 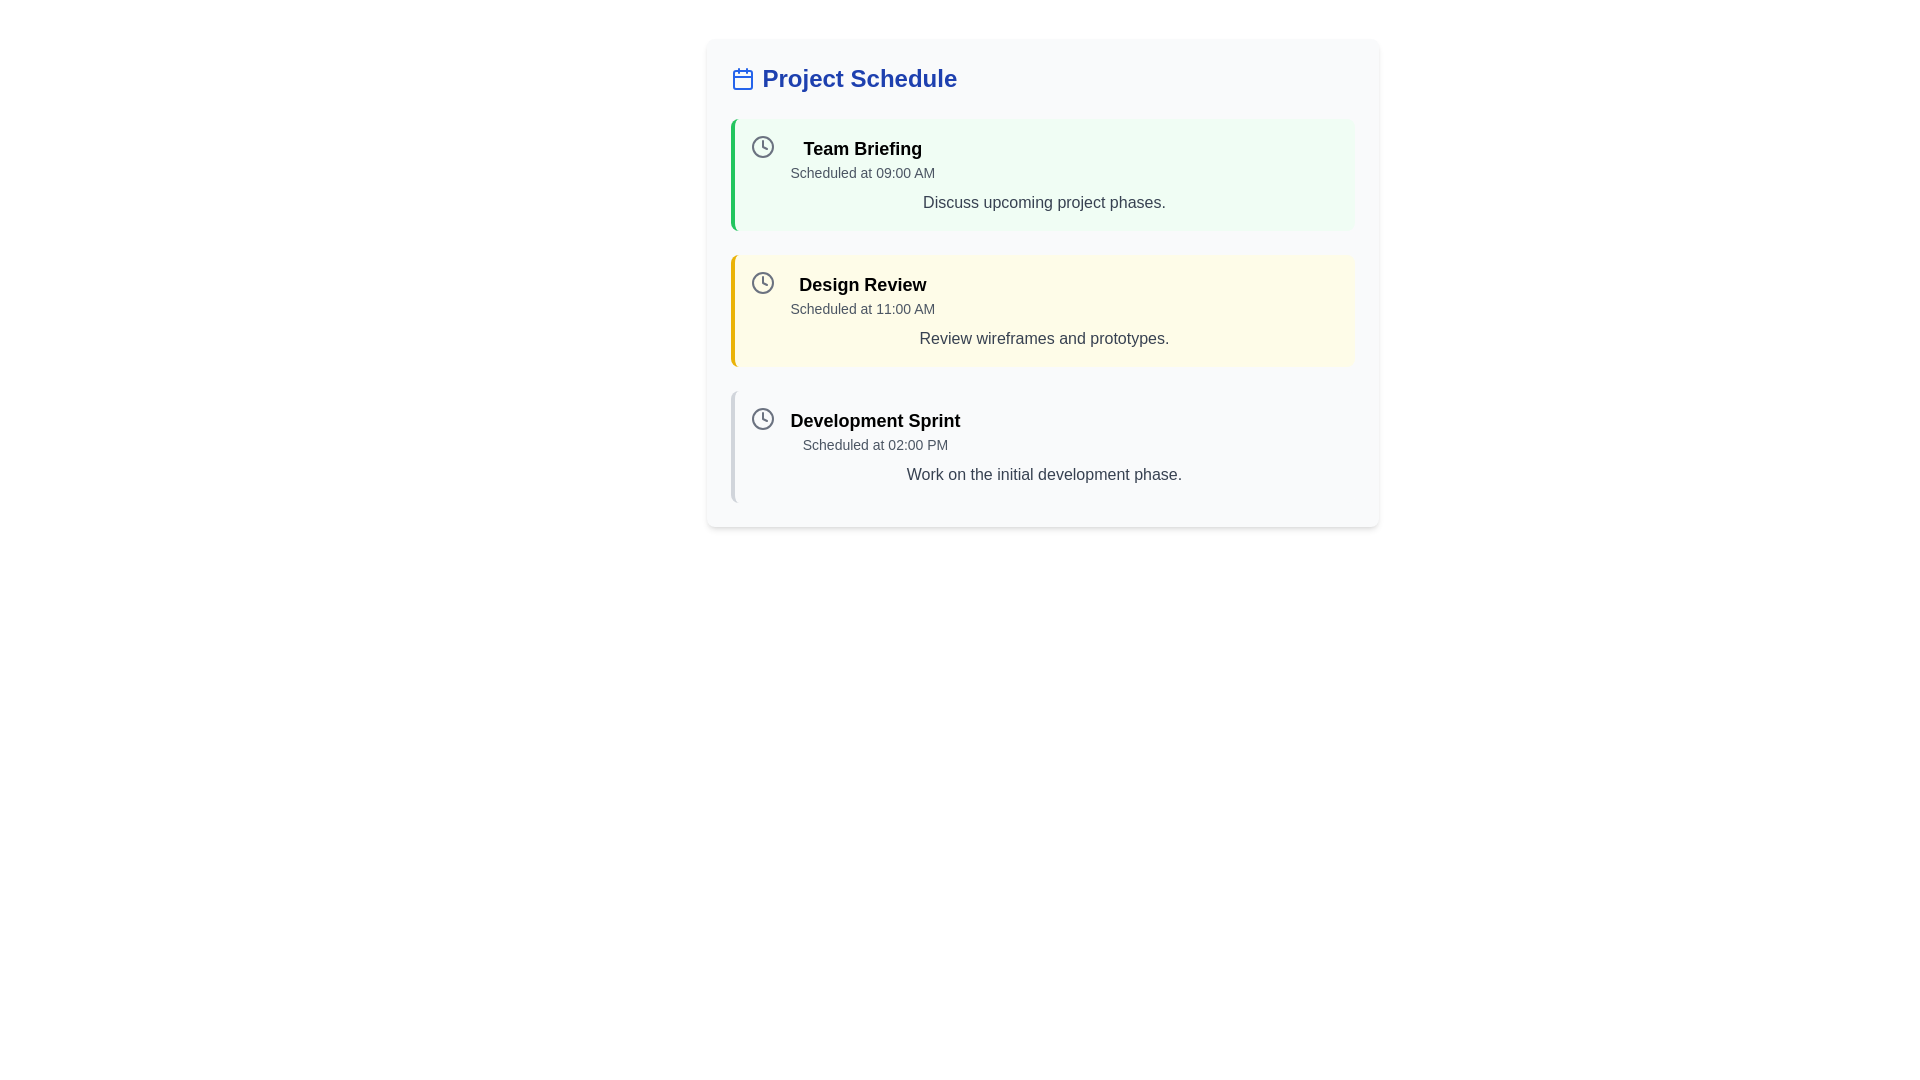 I want to click on the Information card or list item with a yellow background titled 'Design Review', which is the second event in the Project Schedule section, so click(x=1041, y=282).